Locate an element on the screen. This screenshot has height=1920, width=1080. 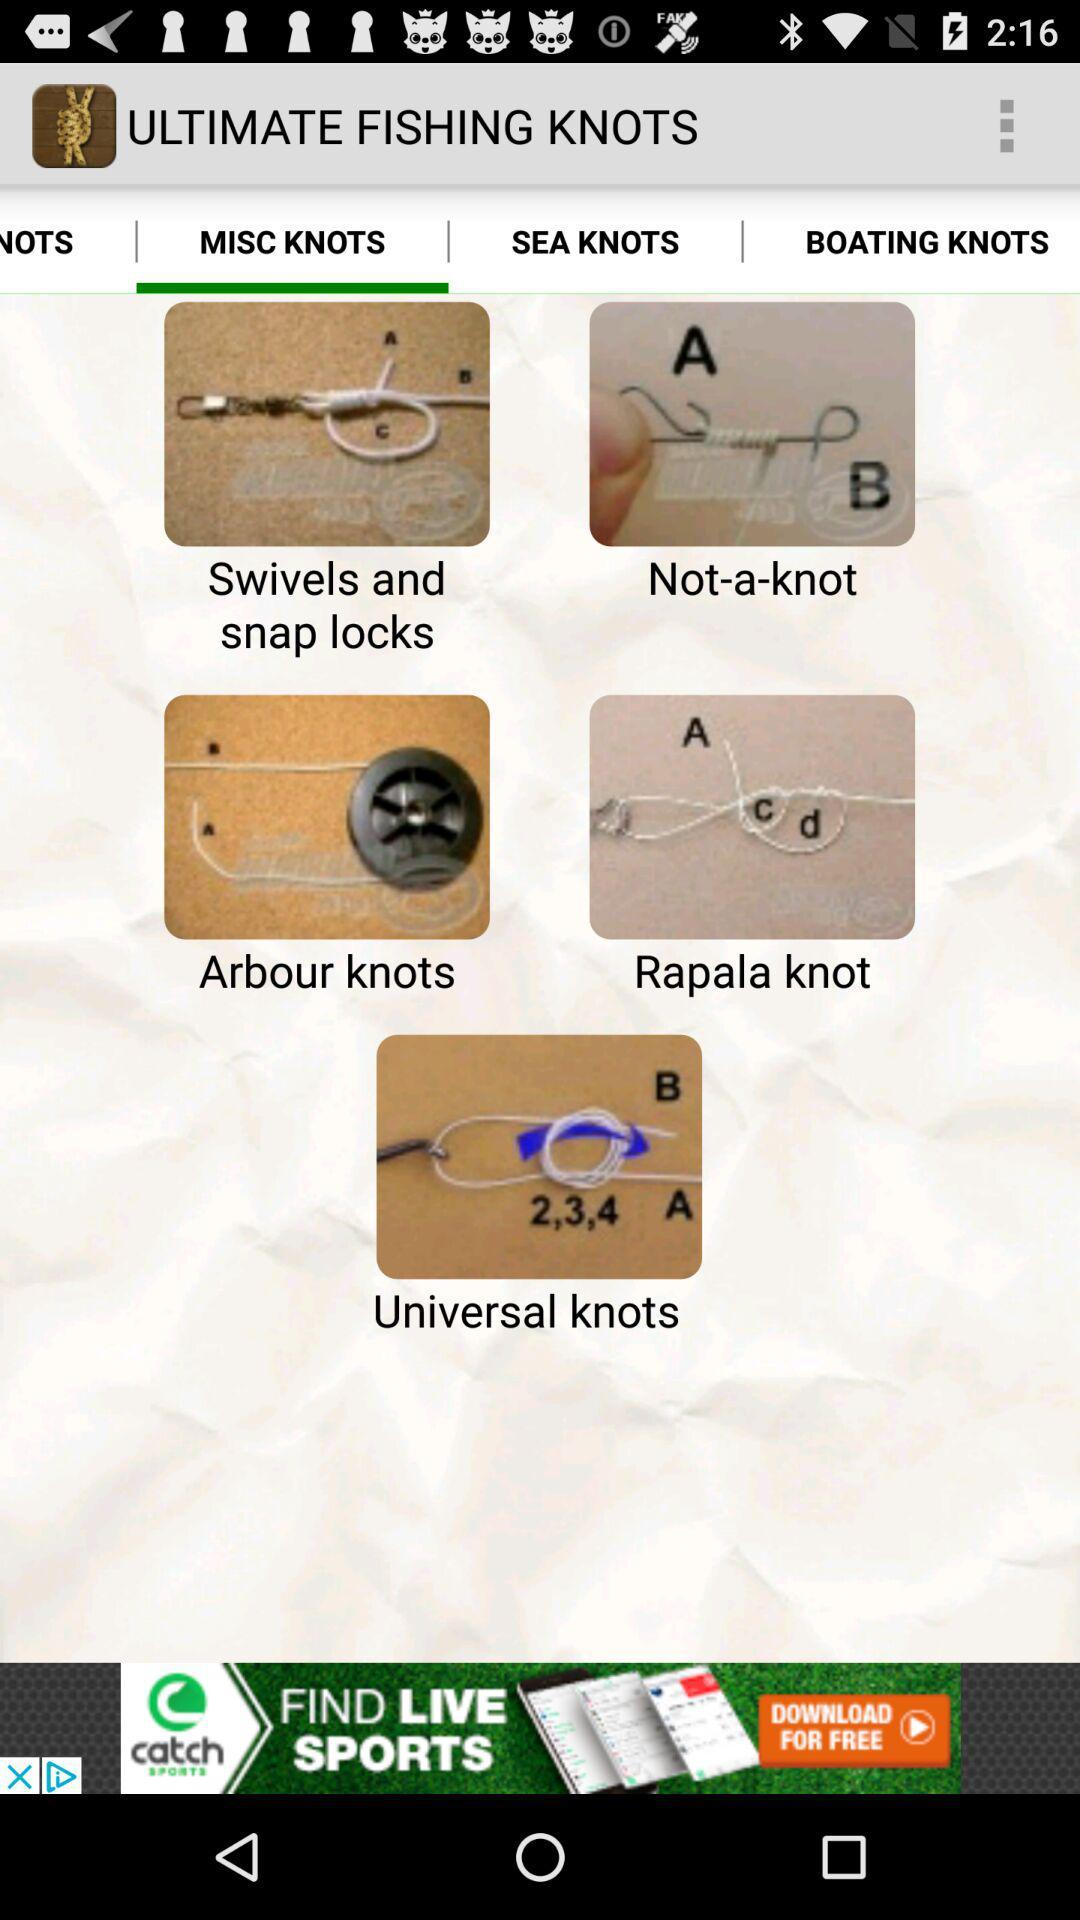
image open option is located at coordinates (752, 817).